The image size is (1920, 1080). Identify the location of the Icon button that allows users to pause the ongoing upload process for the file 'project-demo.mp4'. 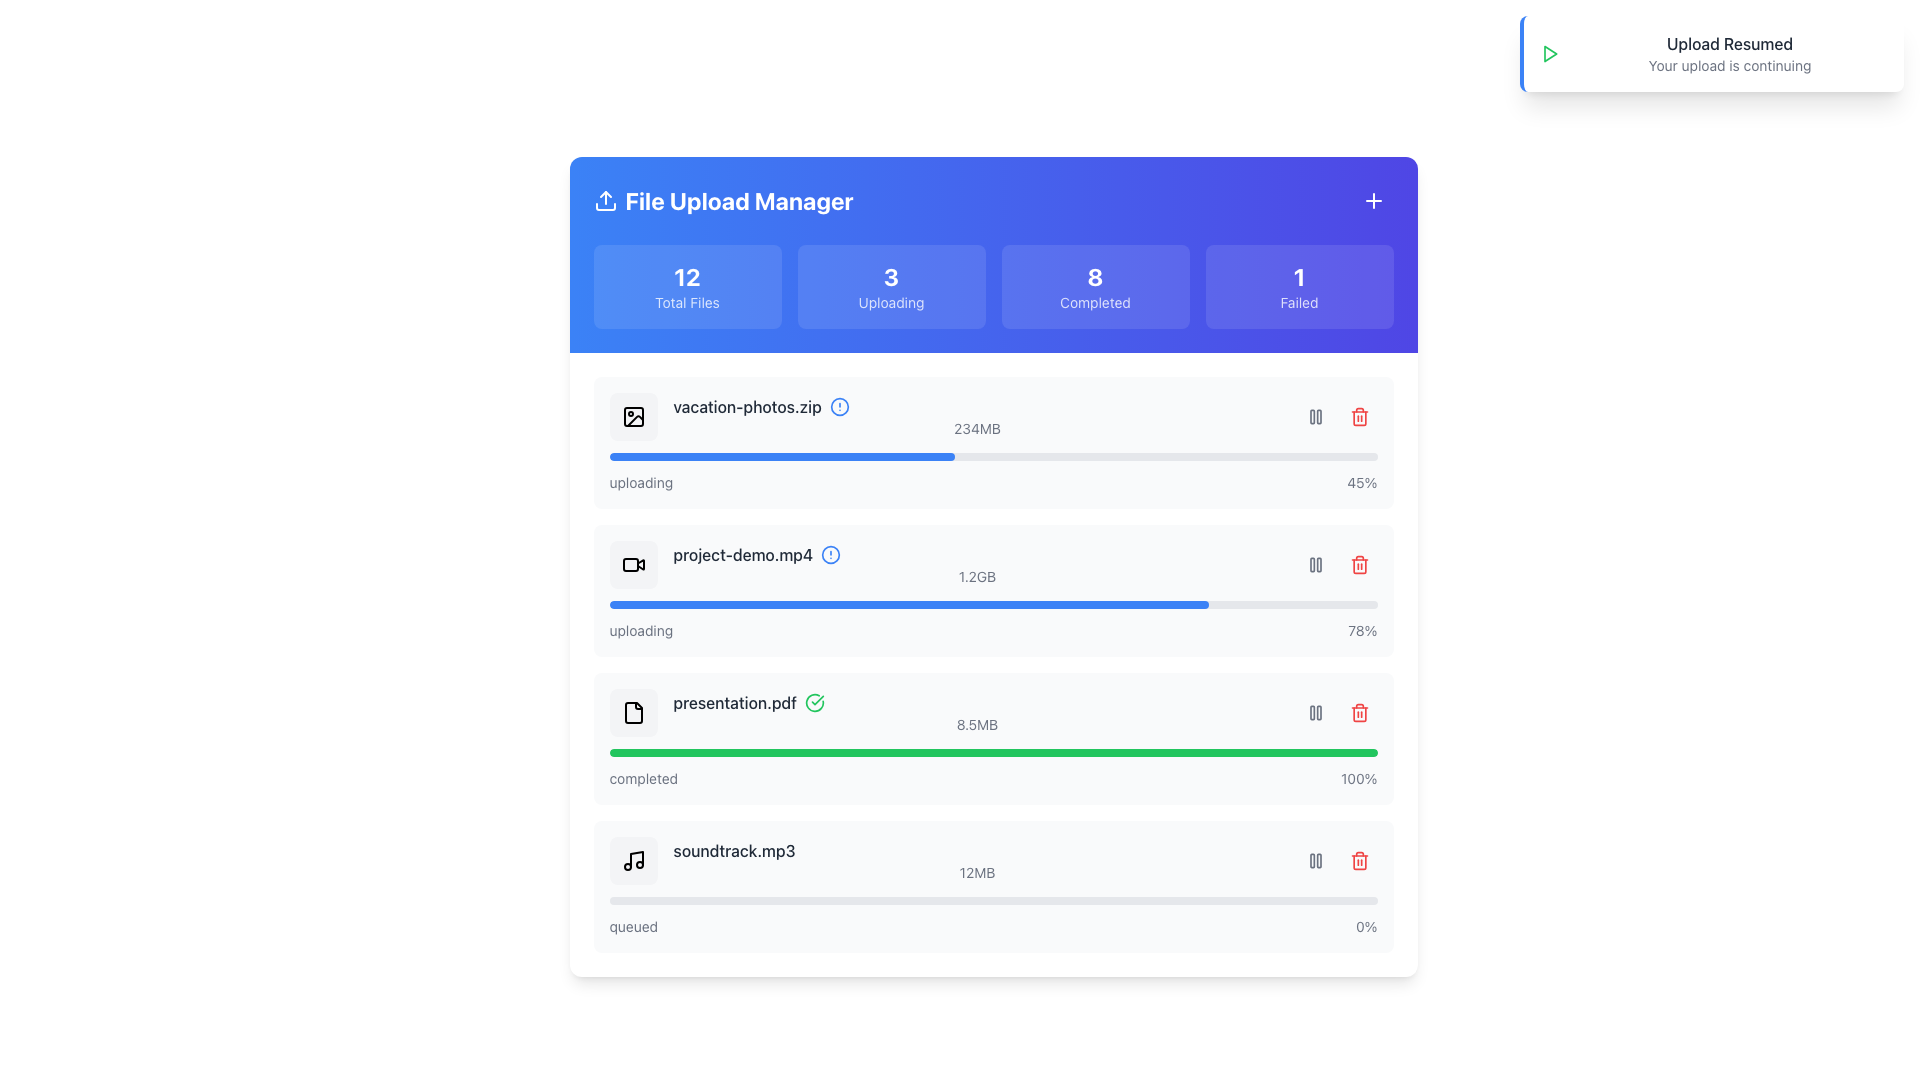
(1315, 564).